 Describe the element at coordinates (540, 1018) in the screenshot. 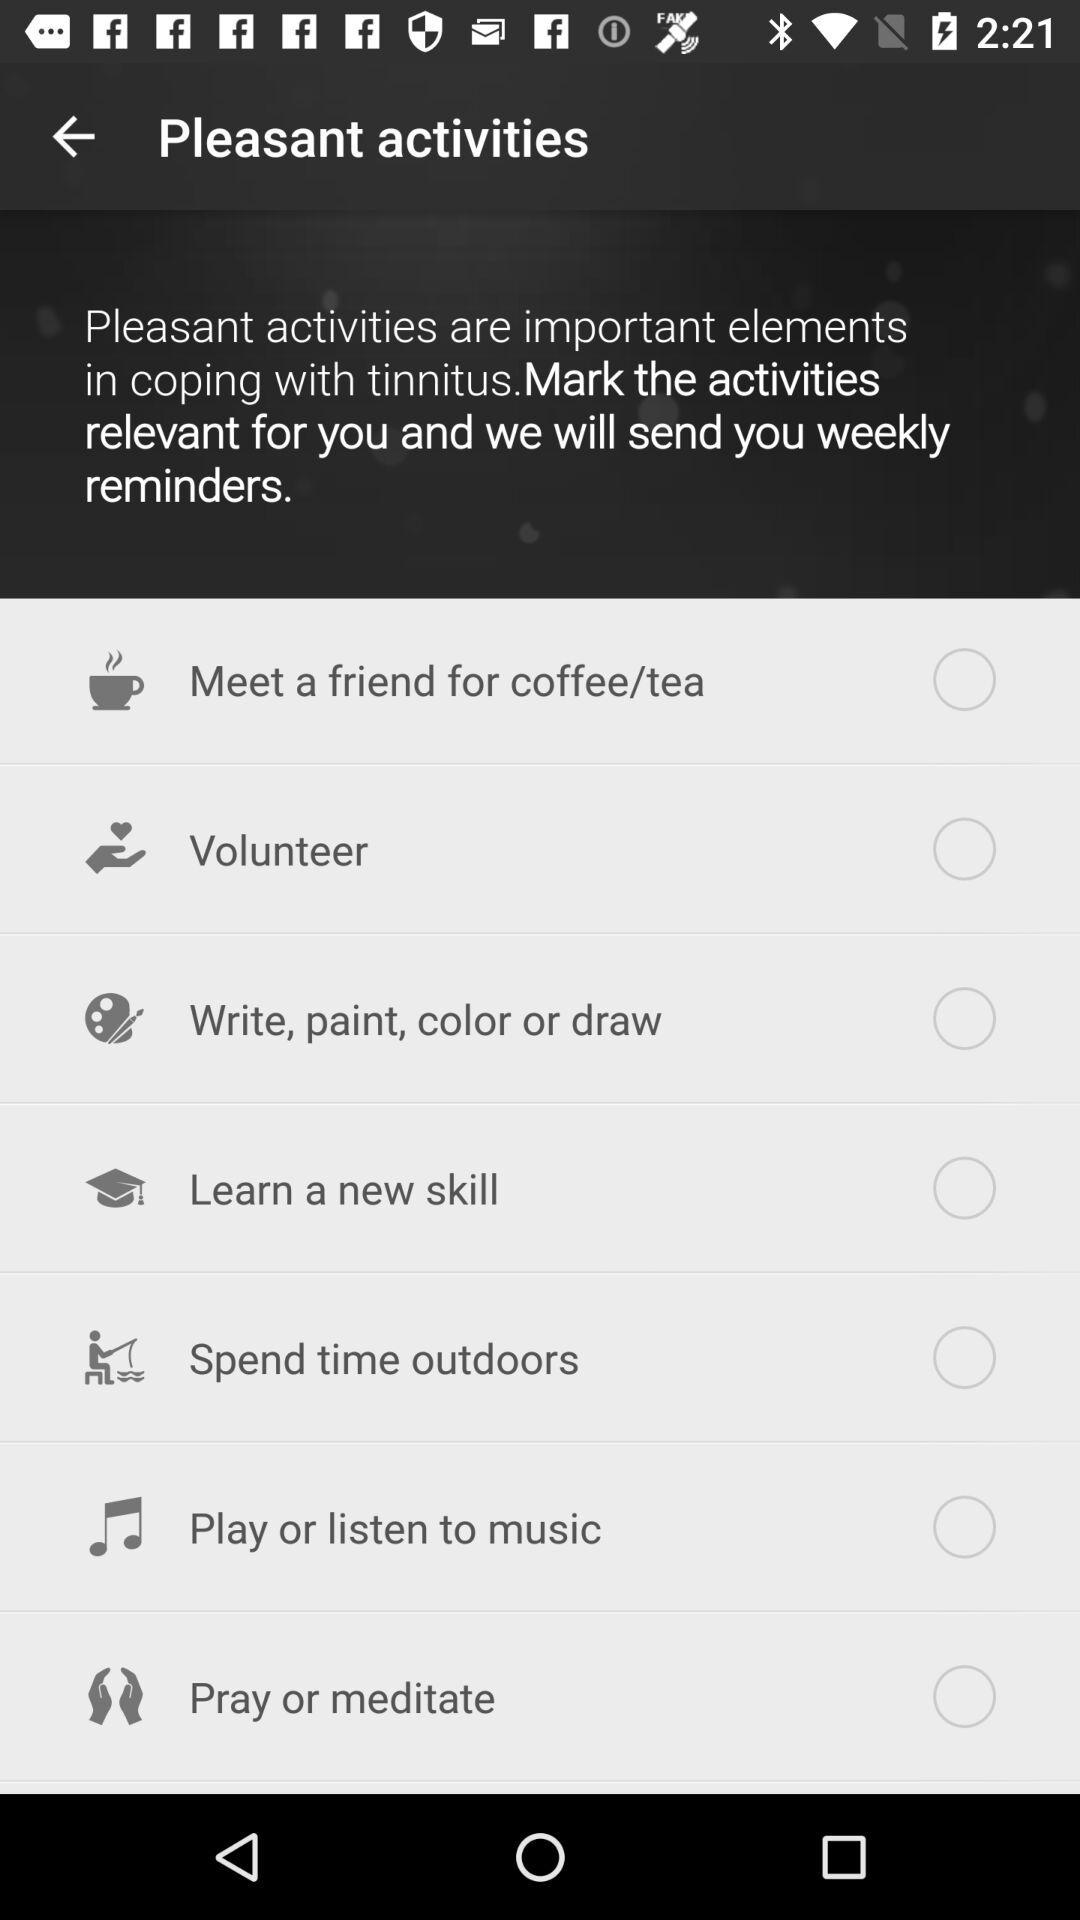

I see `the write paint color item` at that location.